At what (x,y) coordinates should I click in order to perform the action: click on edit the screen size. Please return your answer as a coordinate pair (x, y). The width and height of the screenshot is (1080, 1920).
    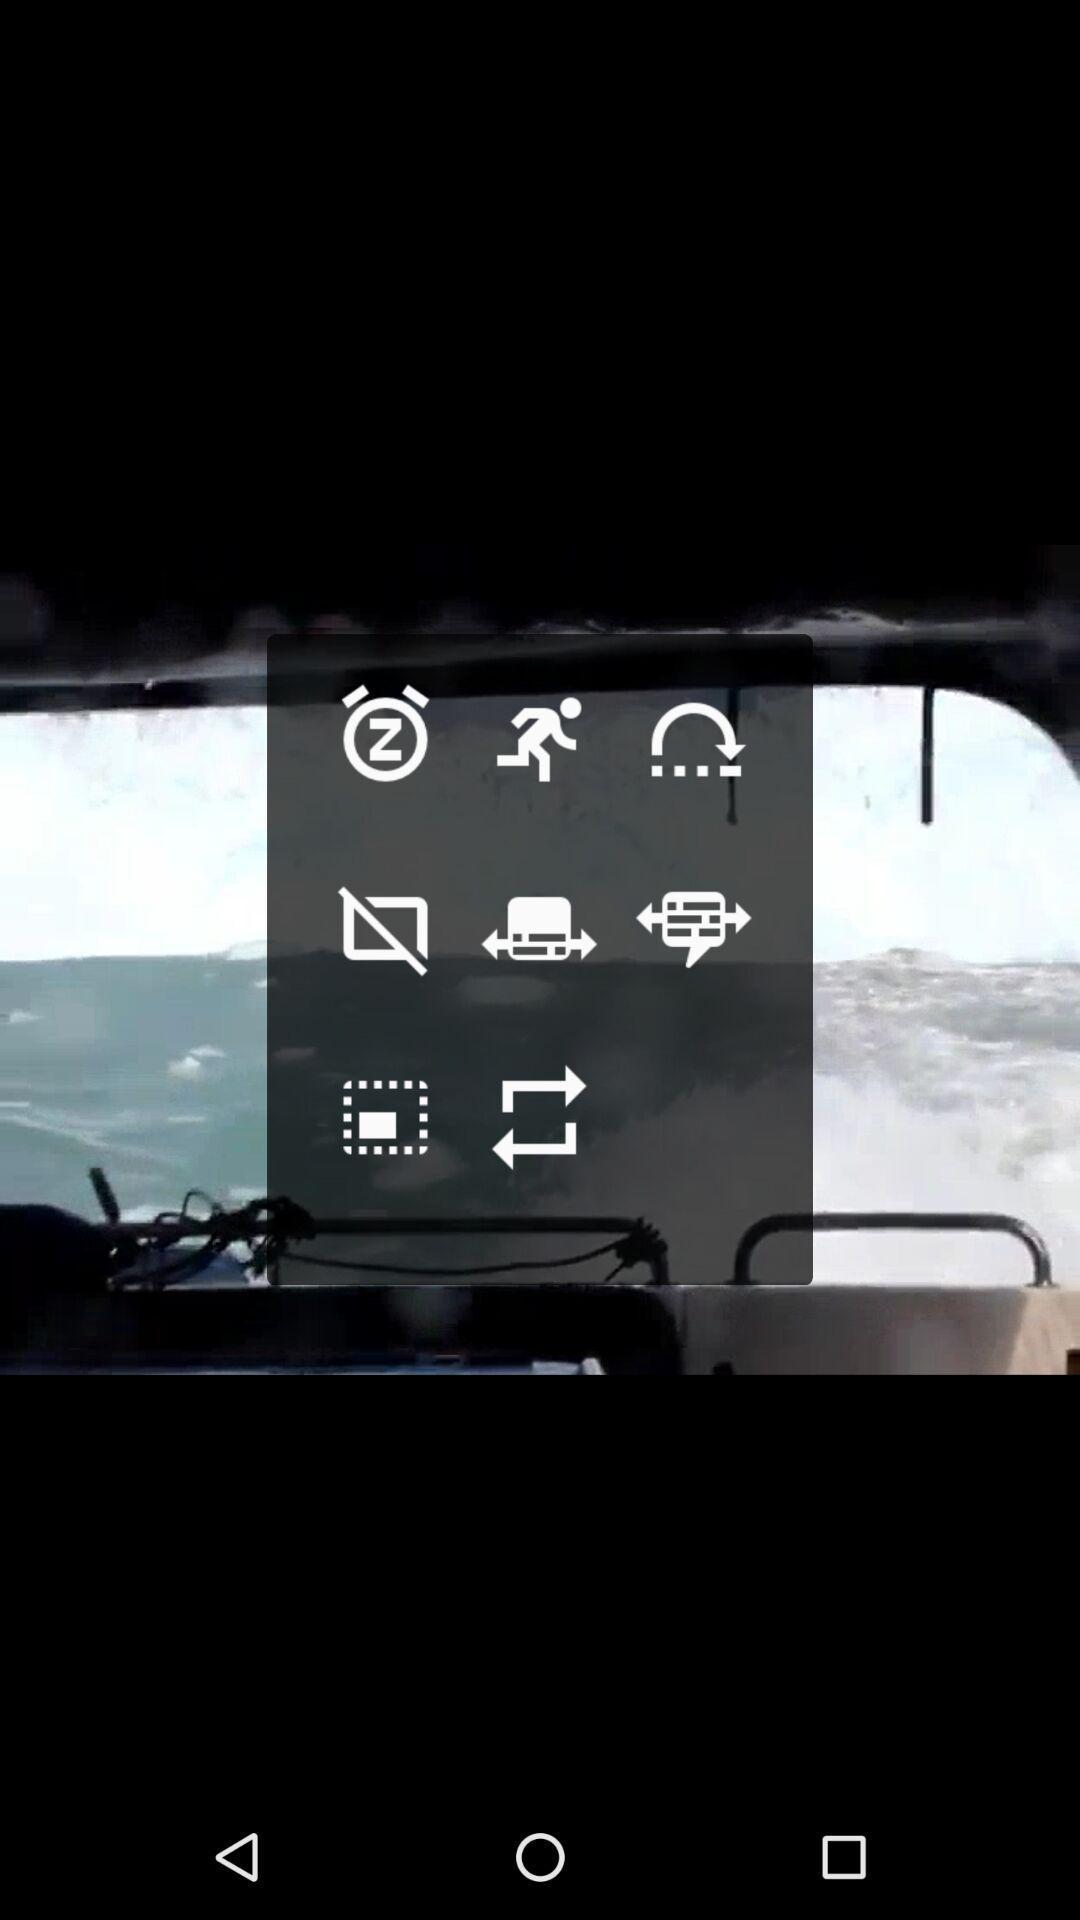
    Looking at the image, I should click on (385, 1148).